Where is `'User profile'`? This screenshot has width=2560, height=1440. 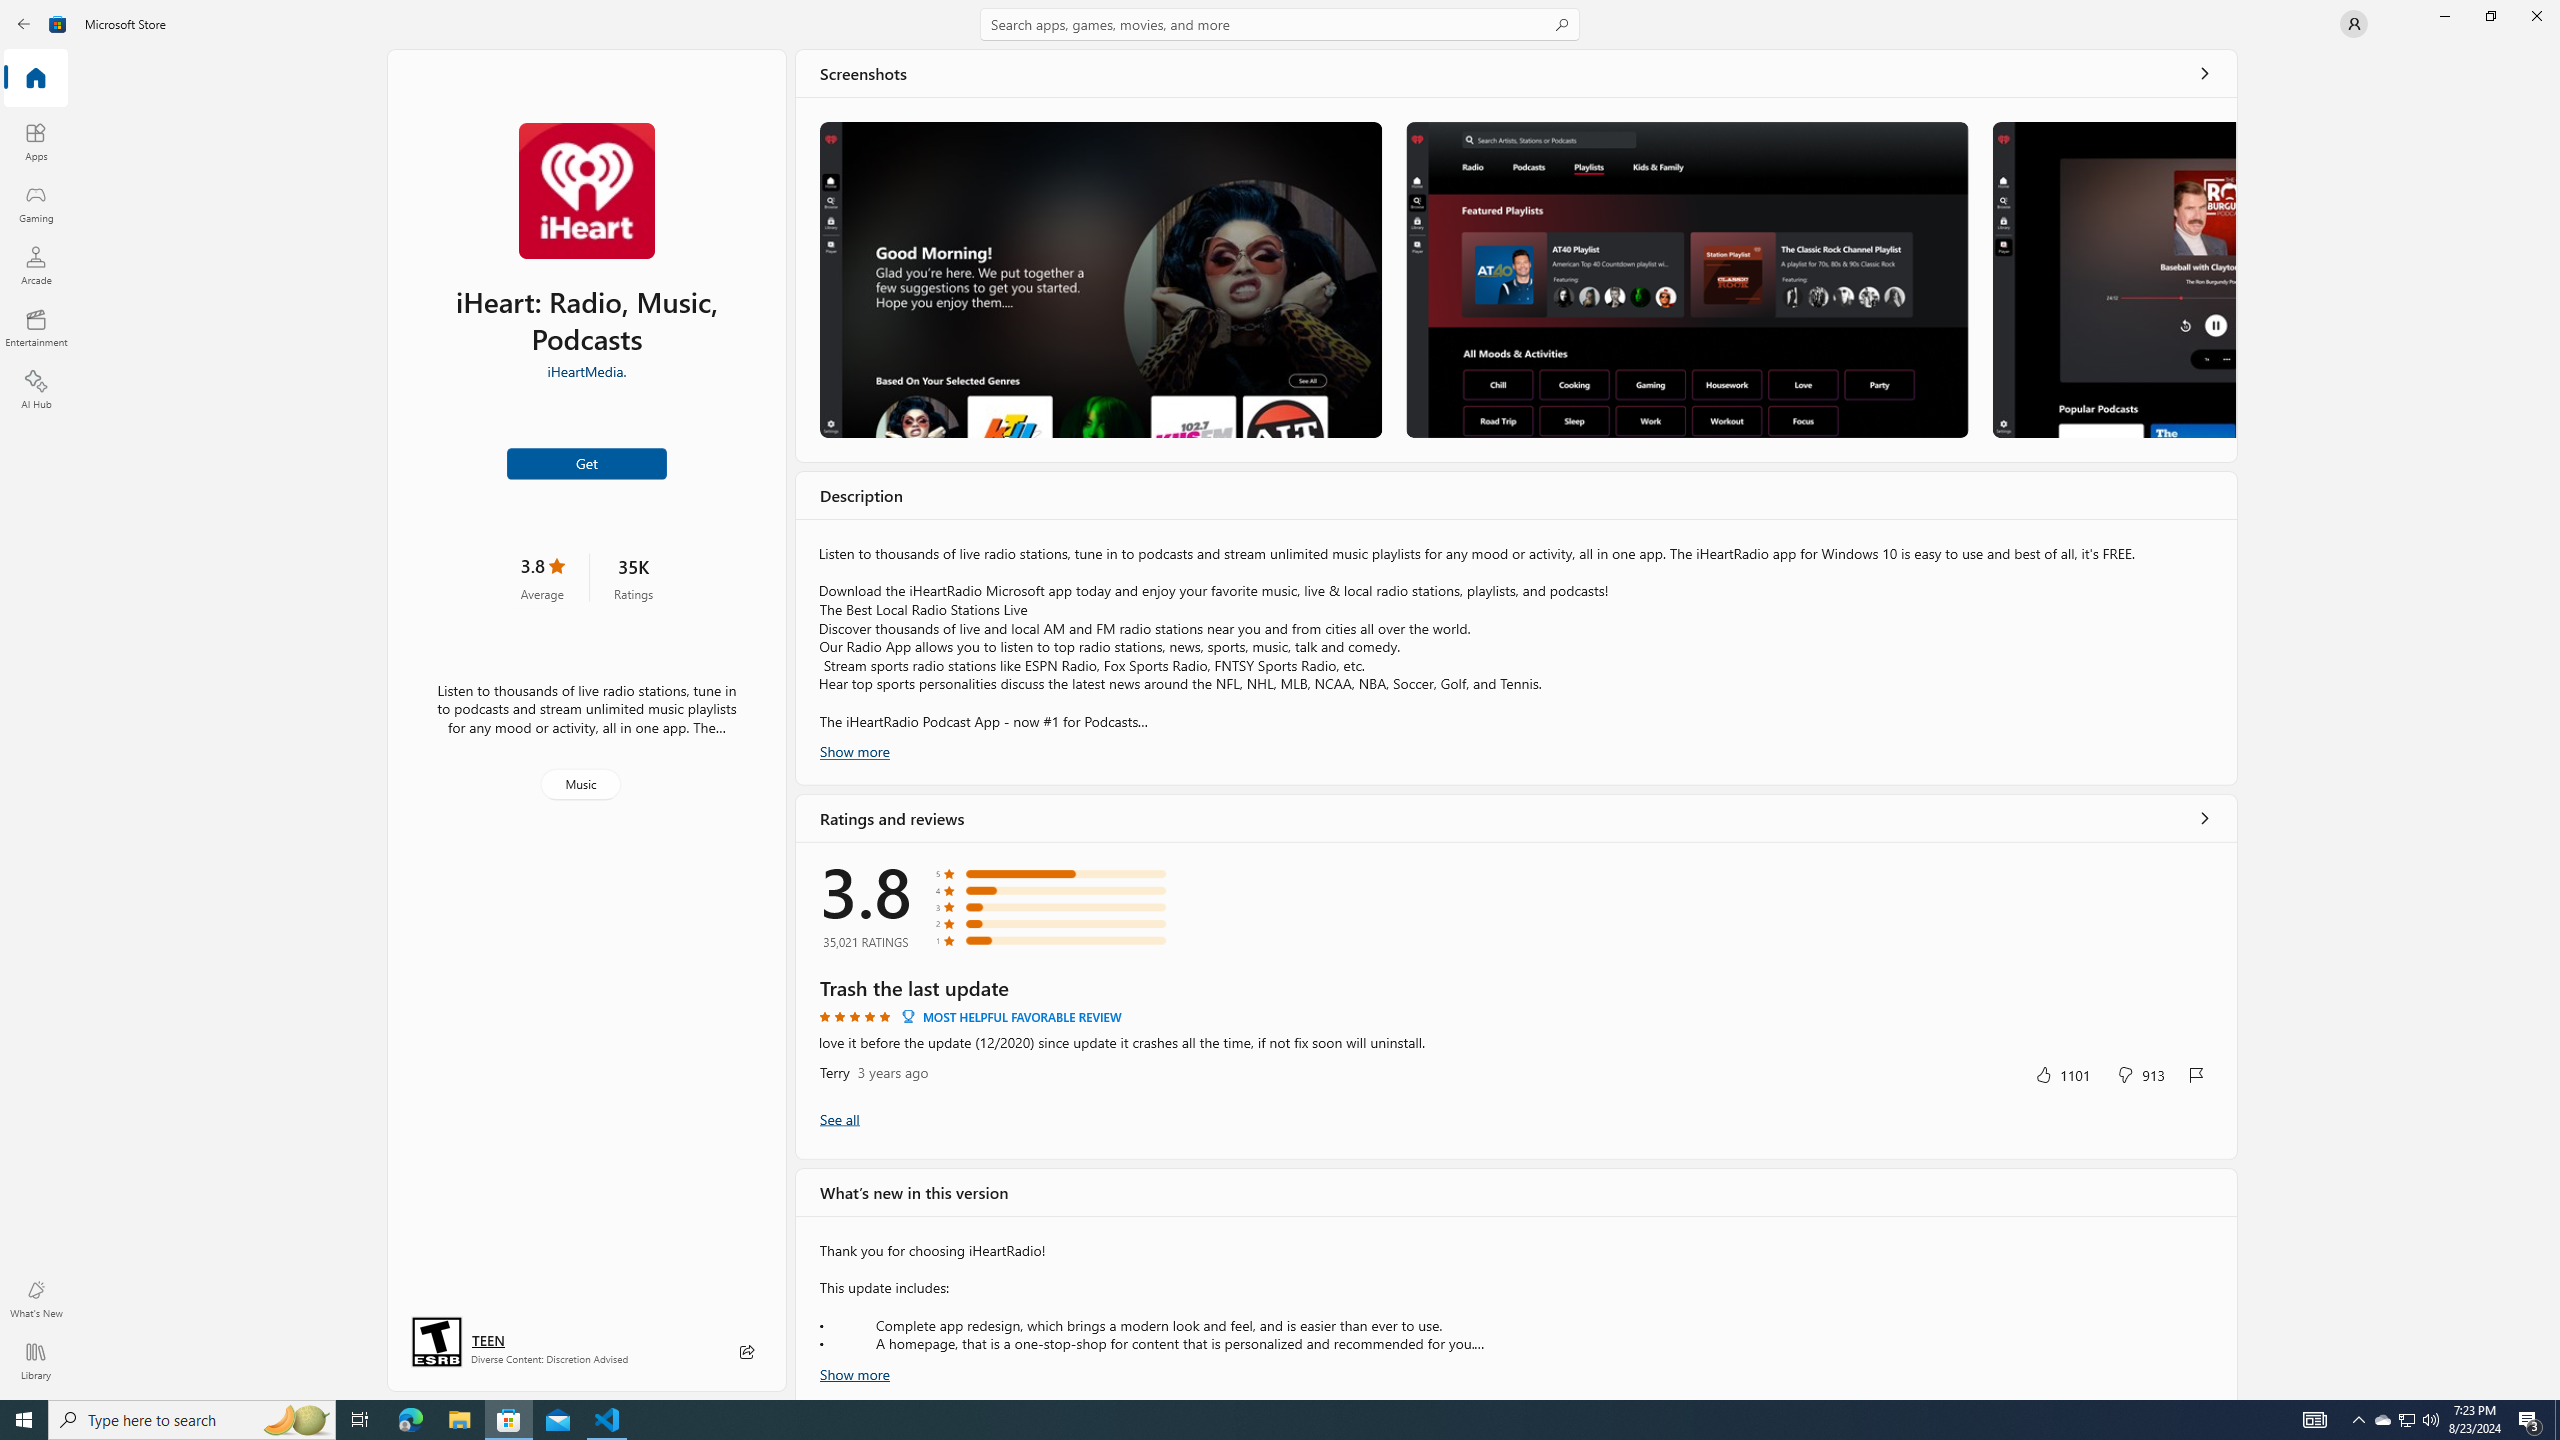 'User profile' is located at coordinates (2352, 22).